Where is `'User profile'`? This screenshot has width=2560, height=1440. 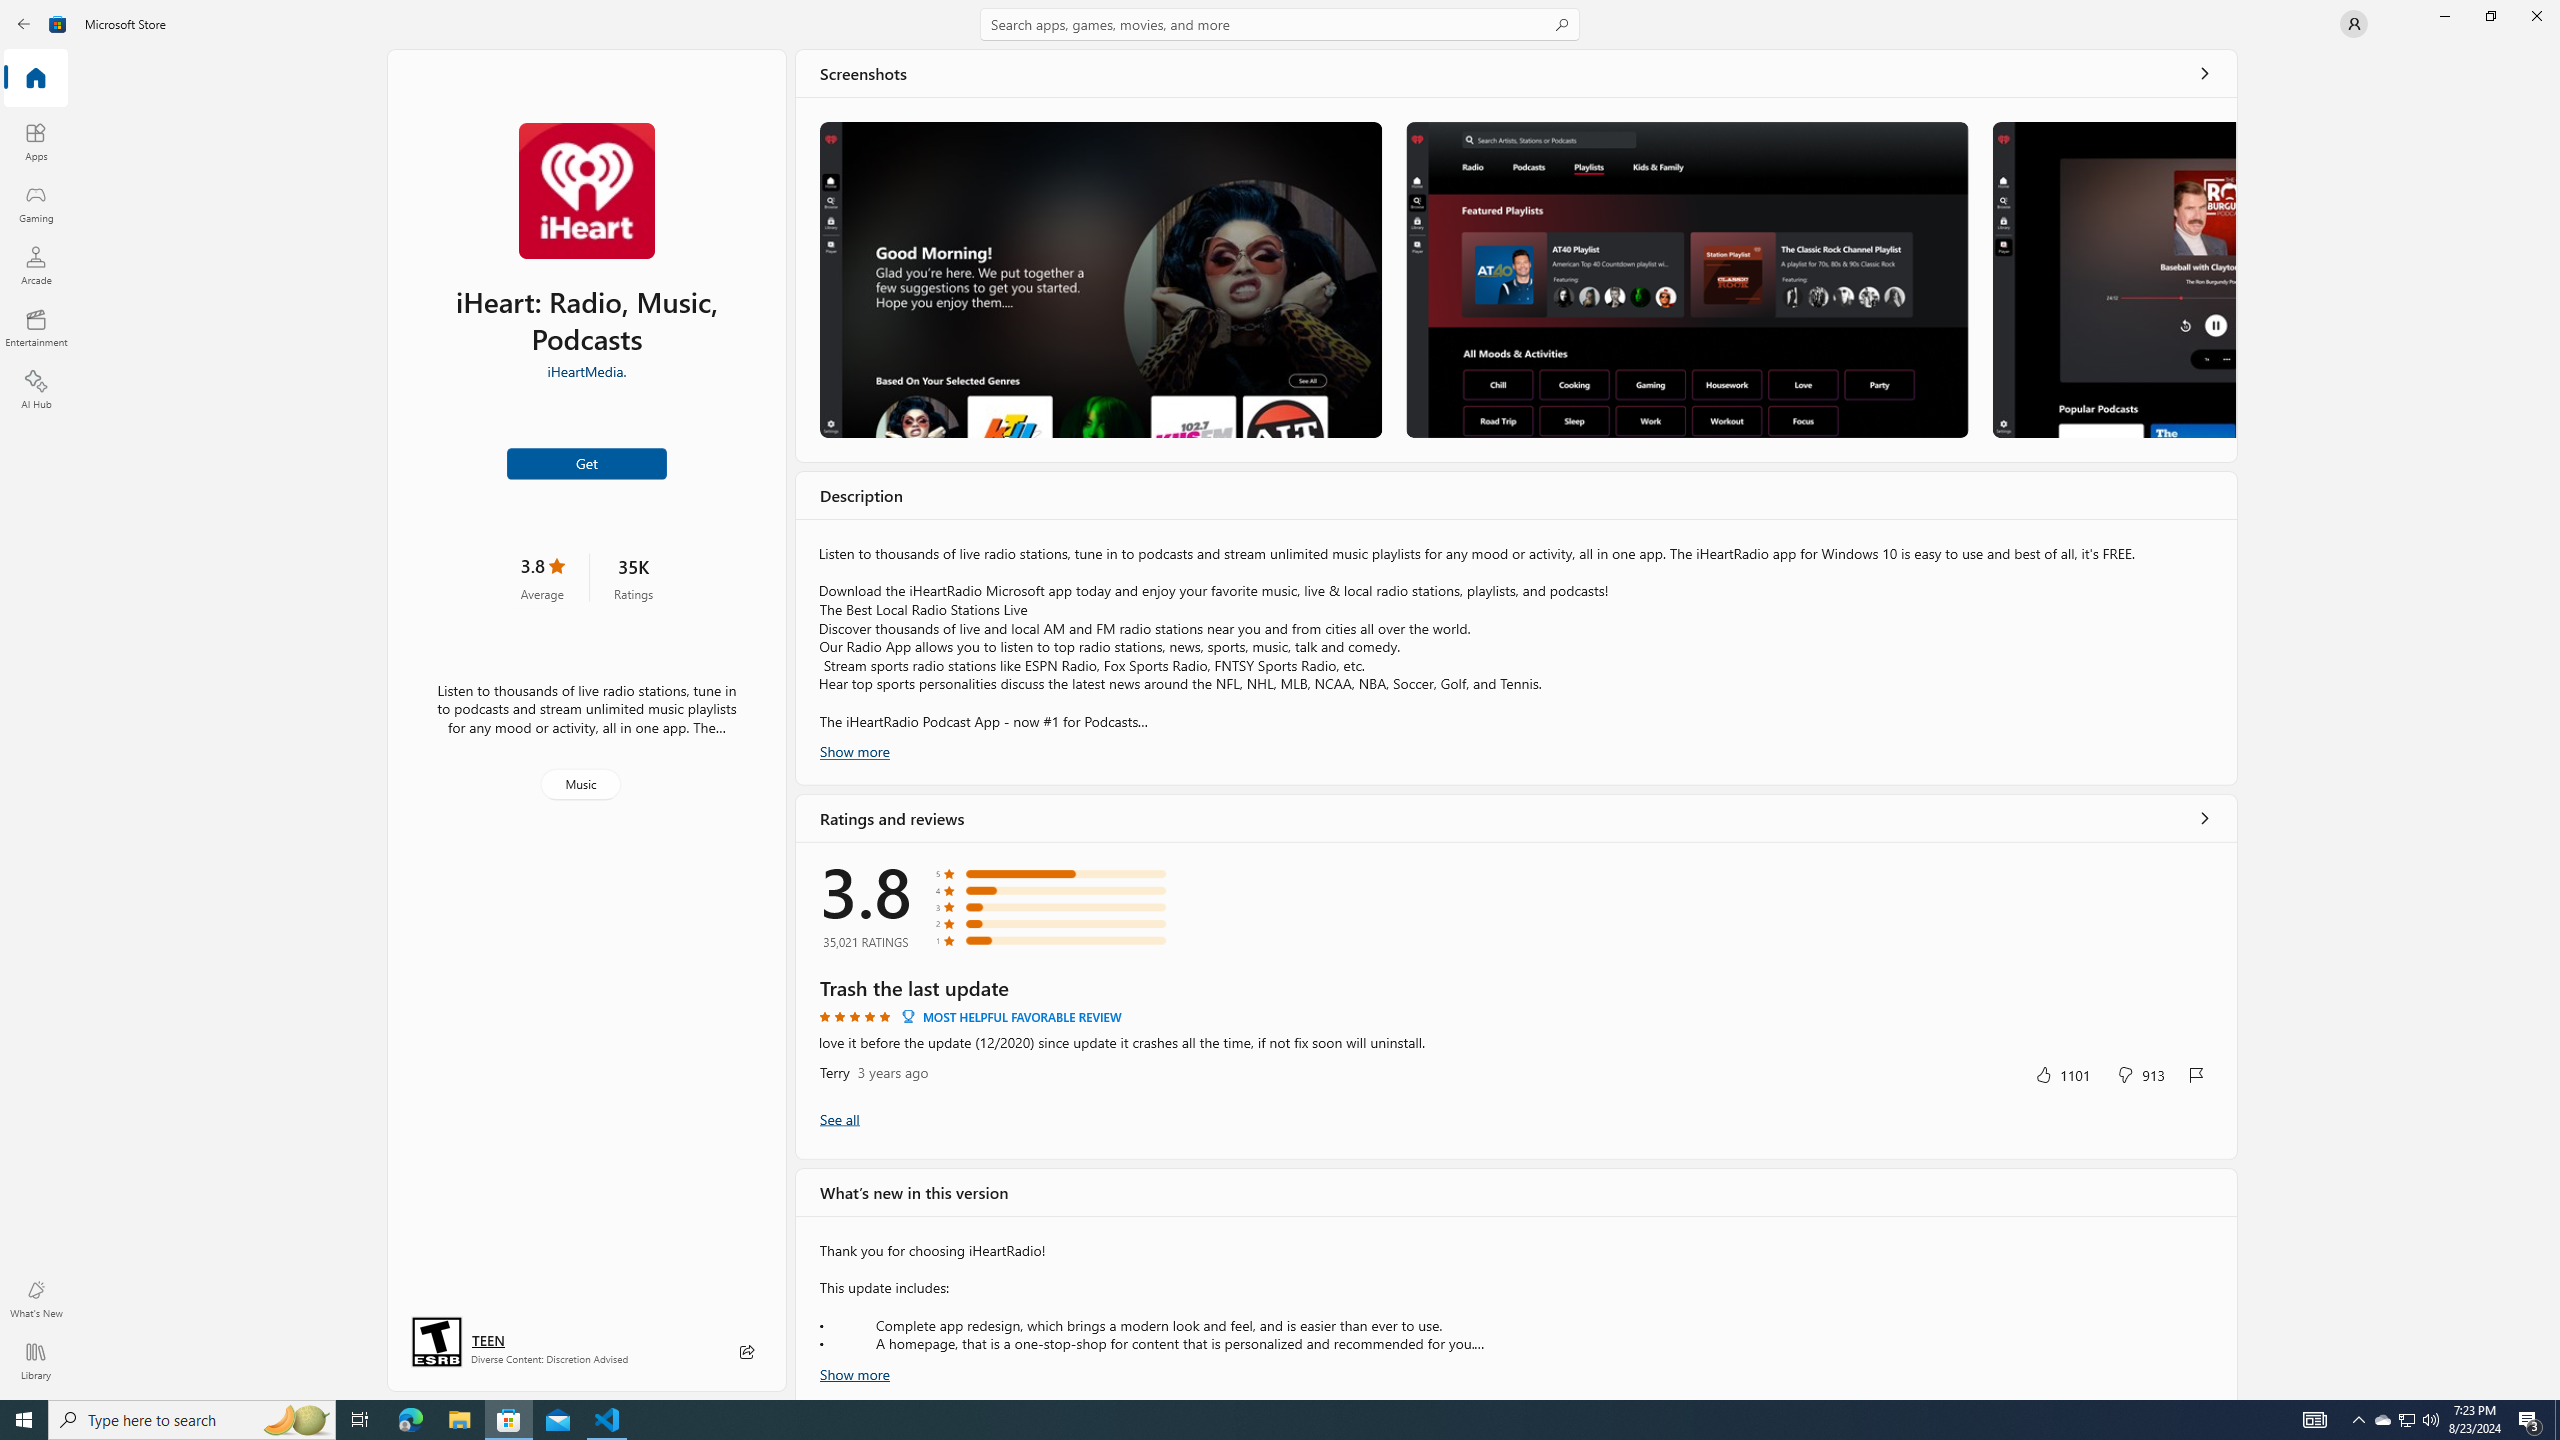 'User profile' is located at coordinates (2352, 22).